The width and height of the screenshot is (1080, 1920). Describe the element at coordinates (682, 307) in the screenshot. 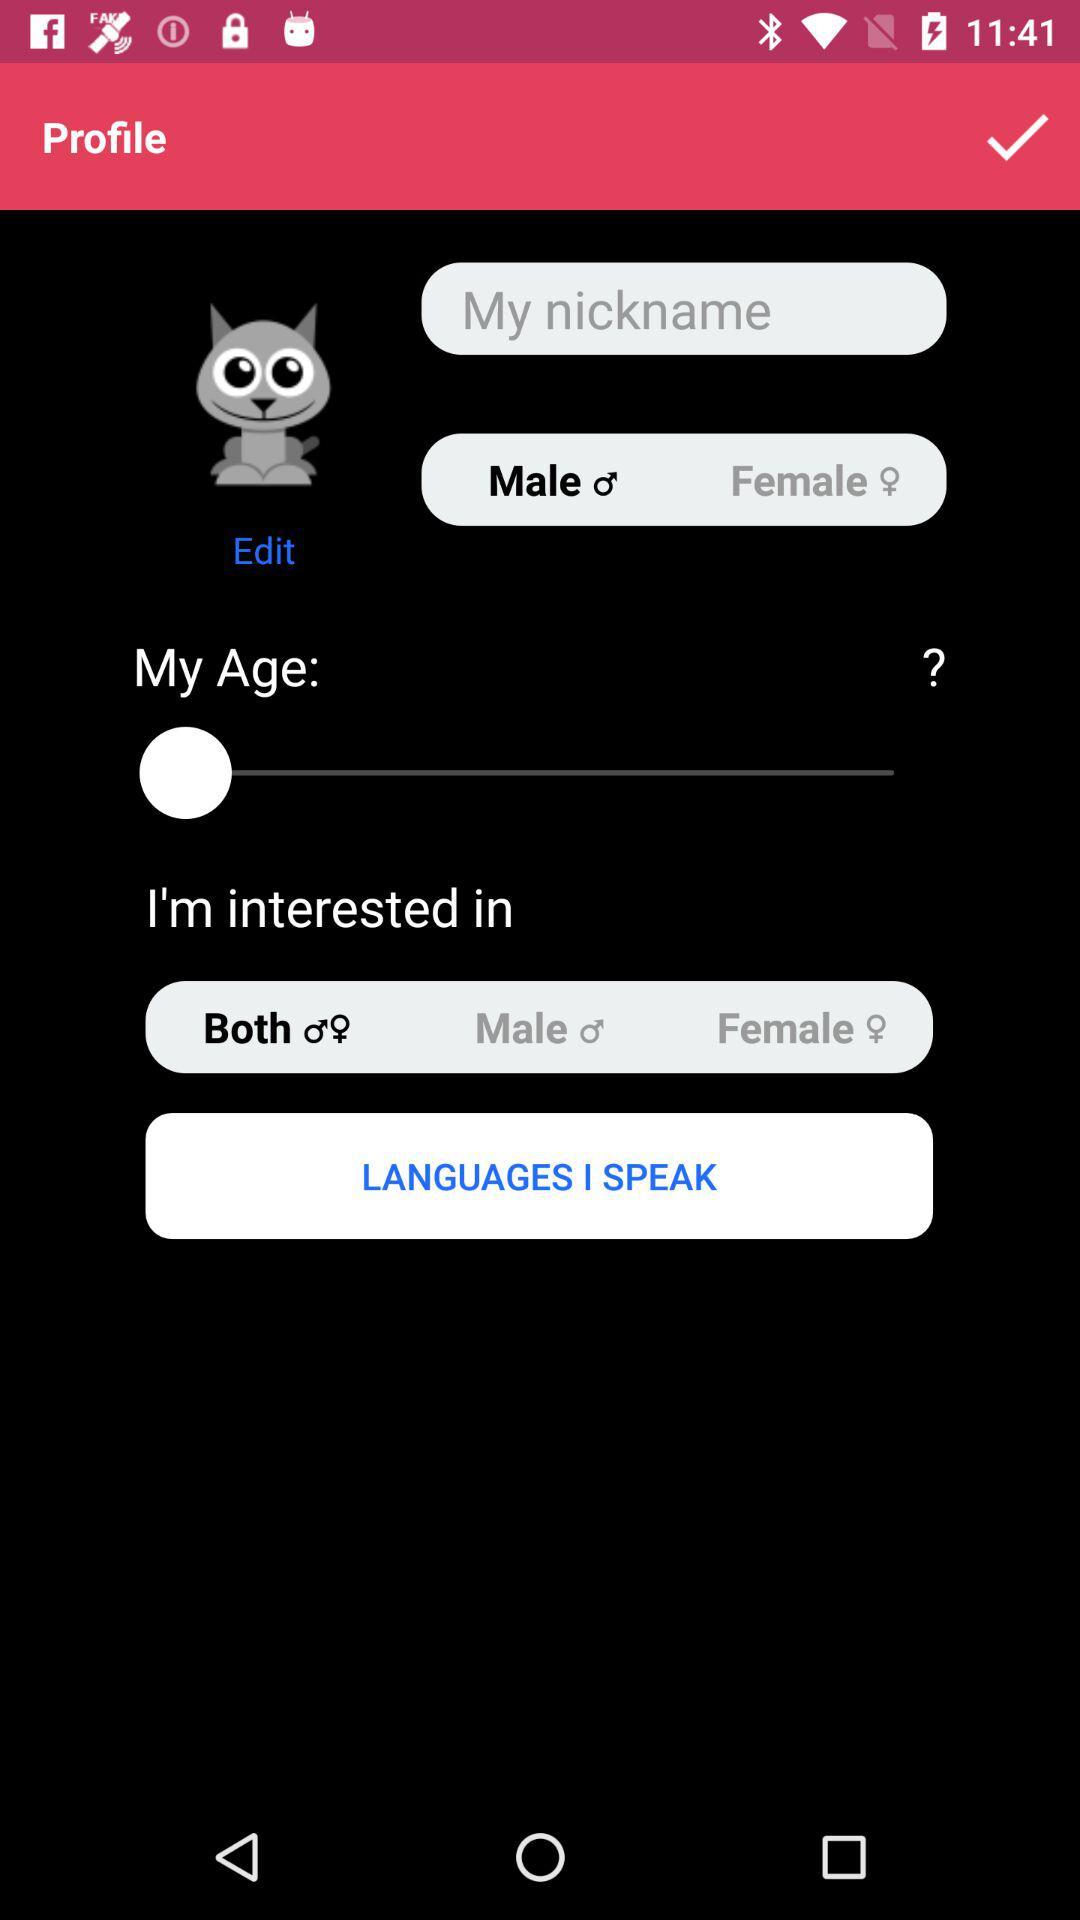

I see `text` at that location.